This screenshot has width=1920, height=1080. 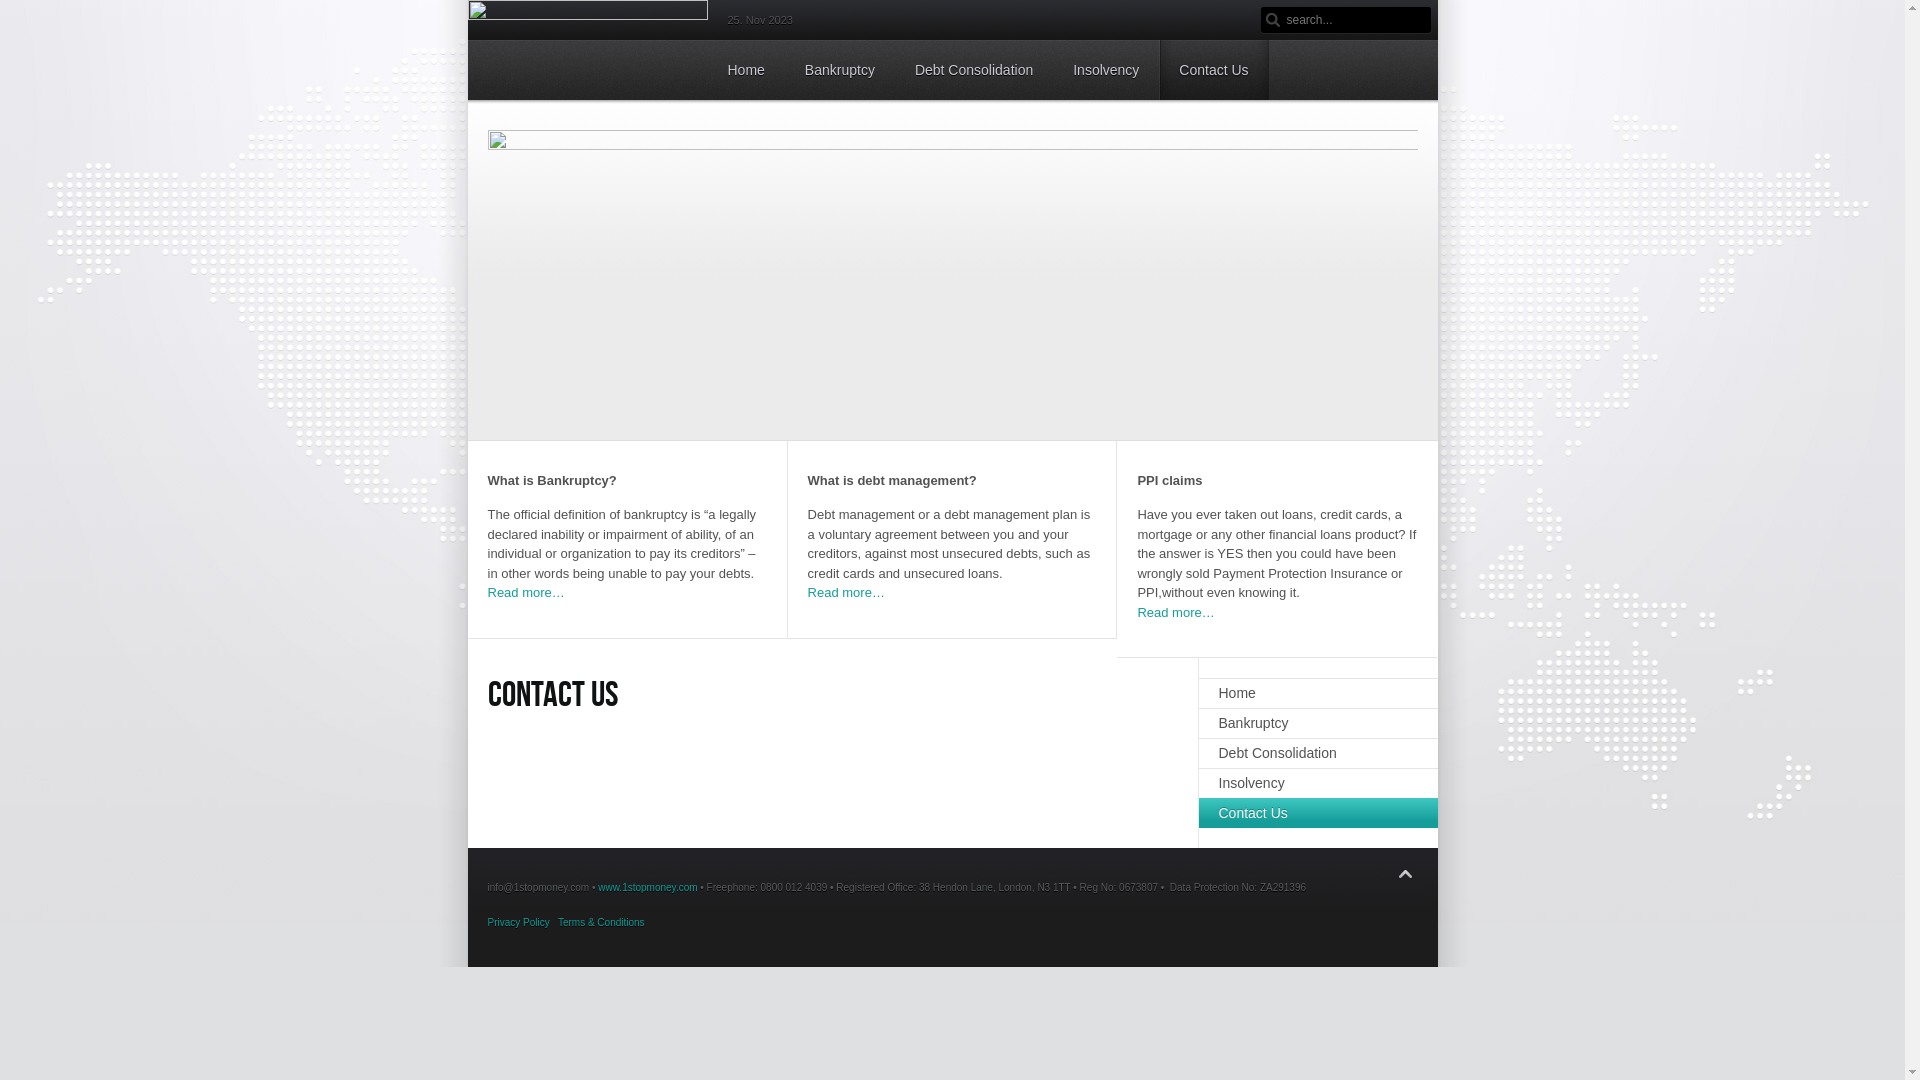 I want to click on 'Terms & Conditions', so click(x=600, y=922).